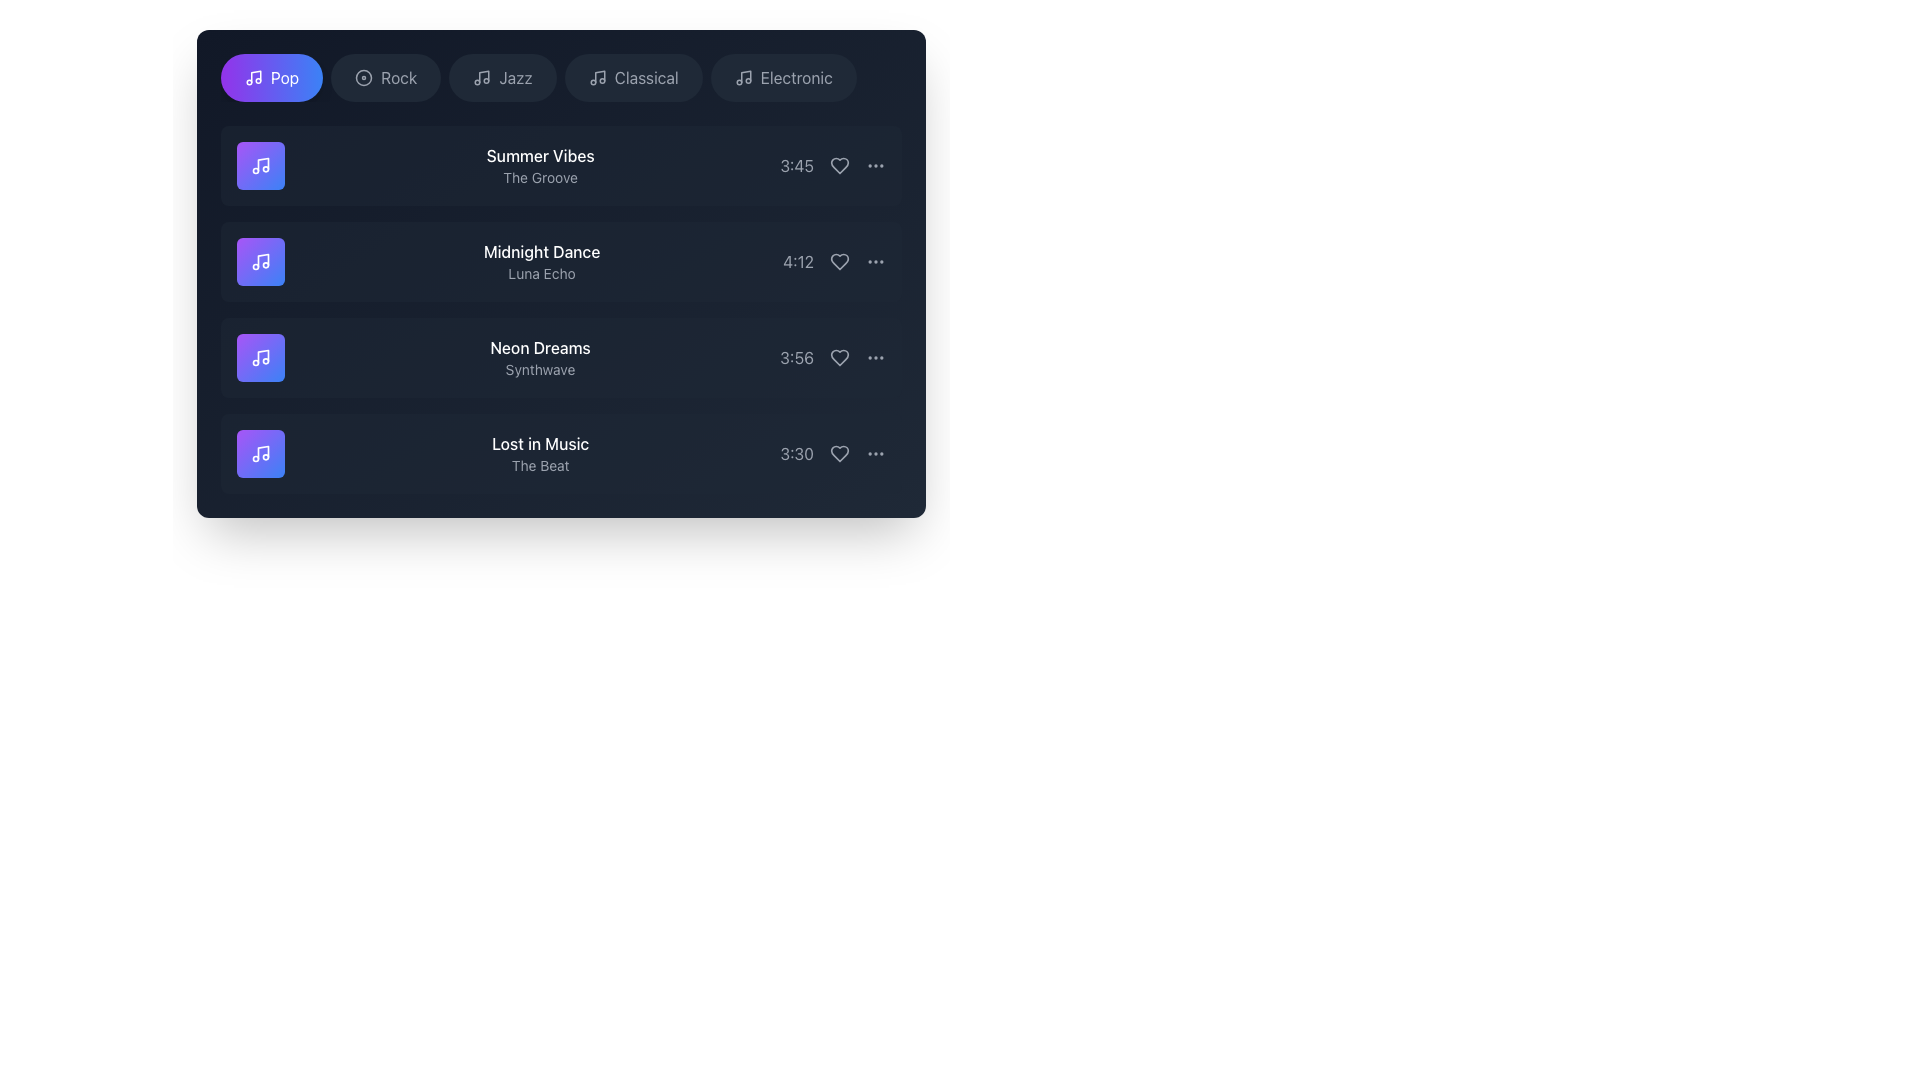  I want to click on the static text label displaying the time '3:56' in gray font, located in the third row of the song listing, to the right of 'Neon Dreams - Synthwave' and before the heart icon, so click(795, 357).